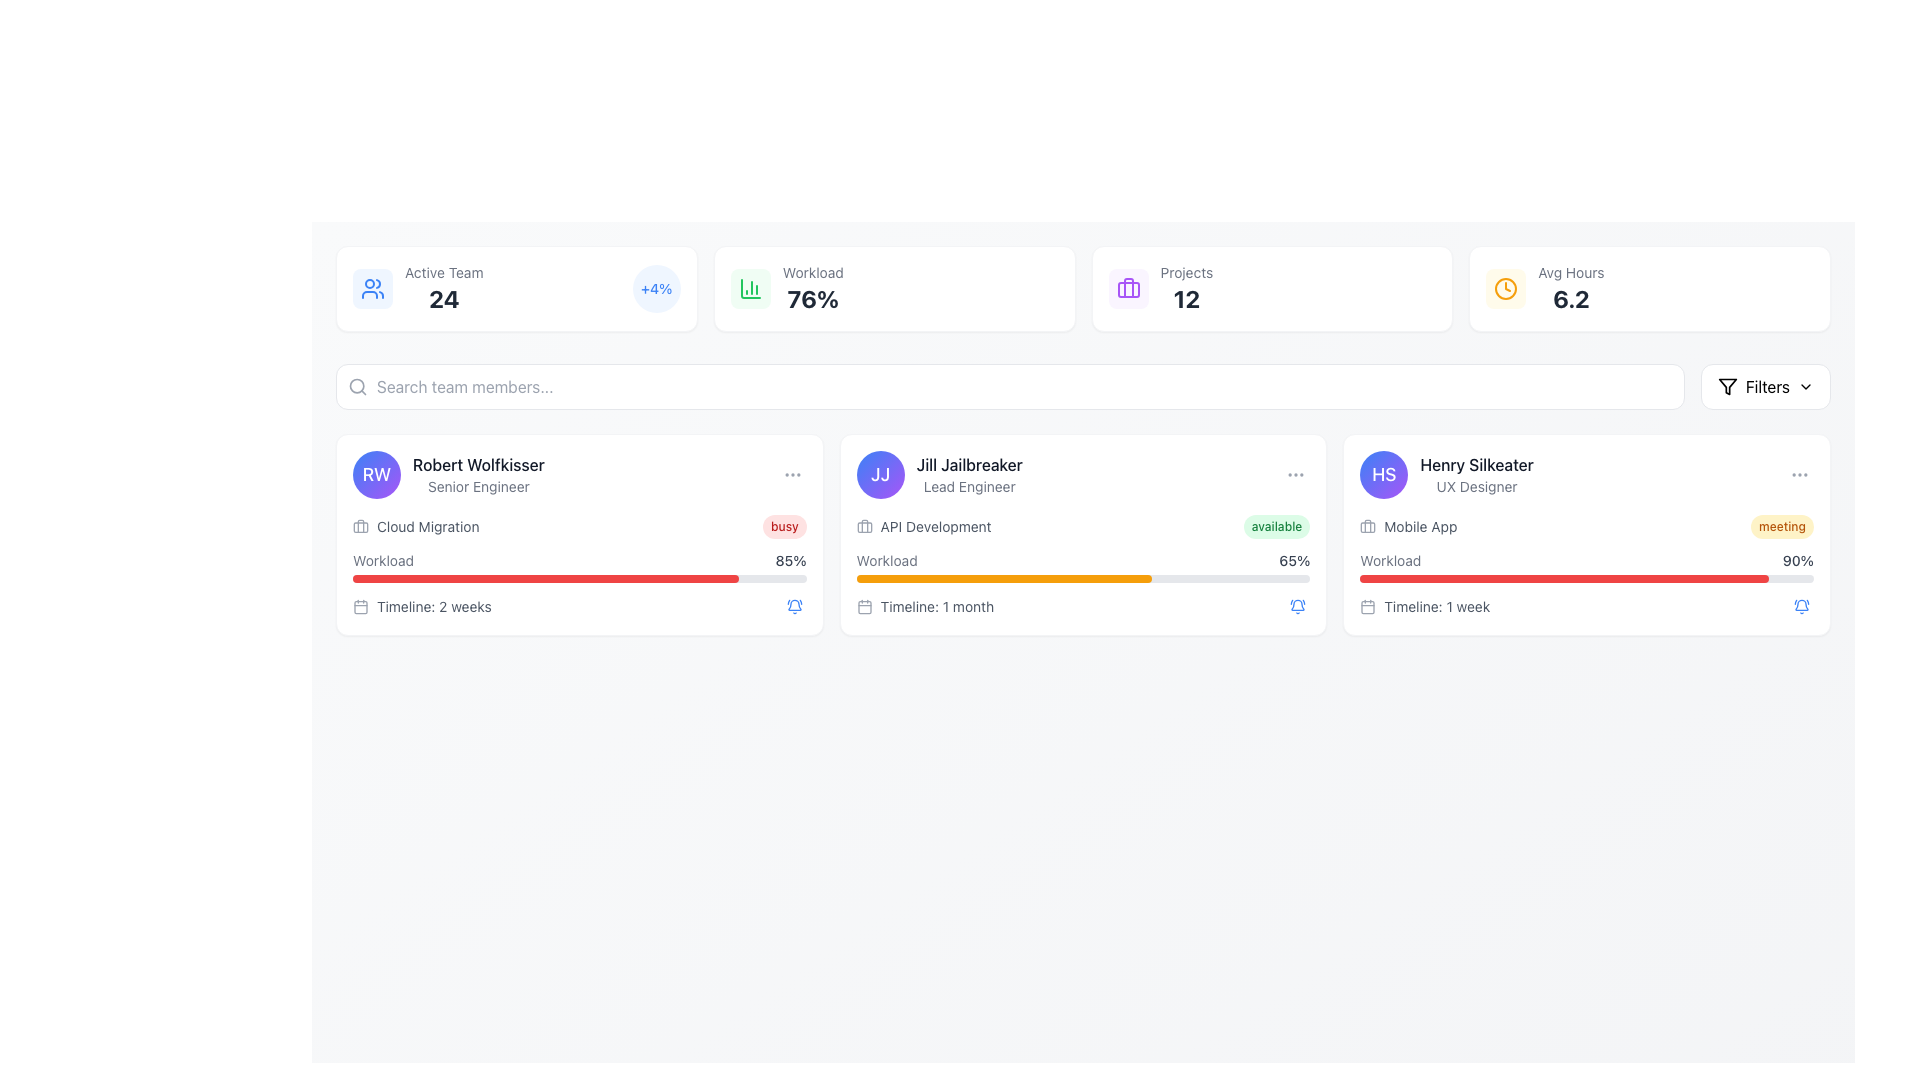  What do you see at coordinates (1186, 289) in the screenshot?
I see `the 'Projects' text display element located in the top section of the interface` at bounding box center [1186, 289].